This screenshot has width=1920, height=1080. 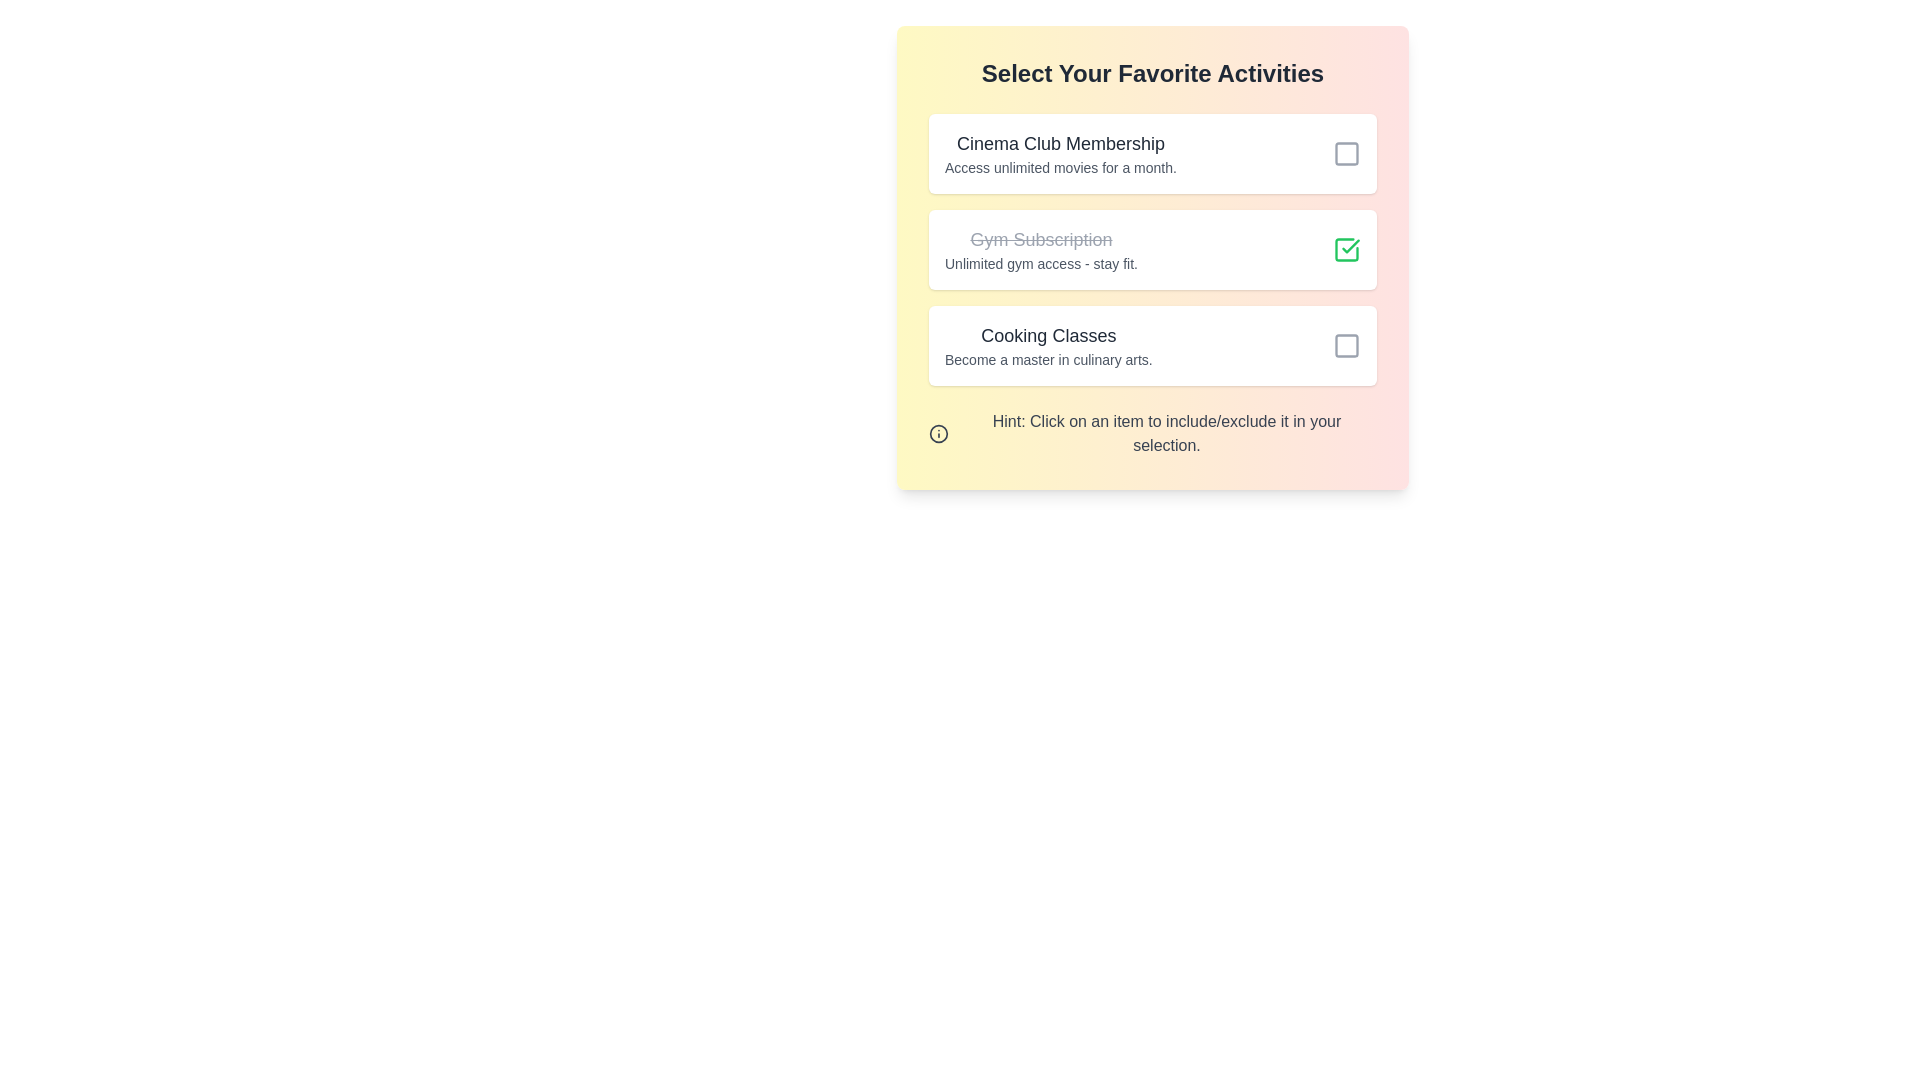 What do you see at coordinates (1047, 358) in the screenshot?
I see `the text element displaying 'Become a master in culinary arts.' located below the 'Cooking Classes' heading` at bounding box center [1047, 358].